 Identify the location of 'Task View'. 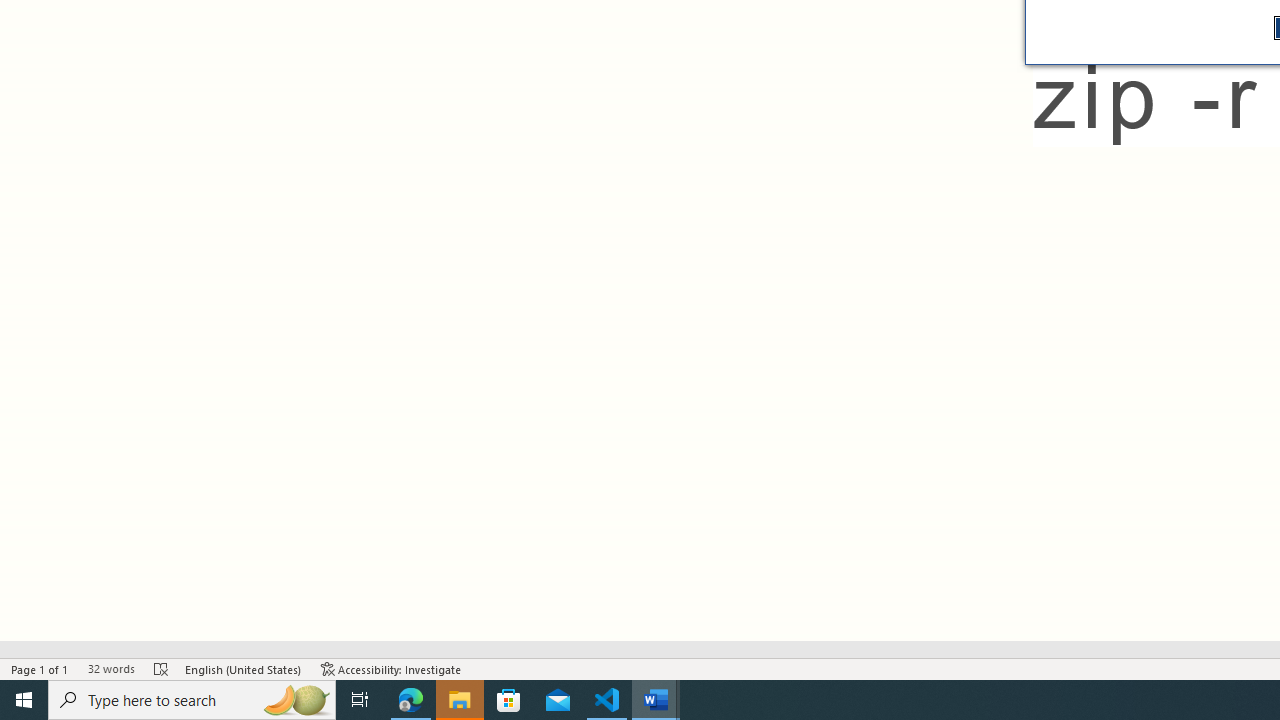
(359, 698).